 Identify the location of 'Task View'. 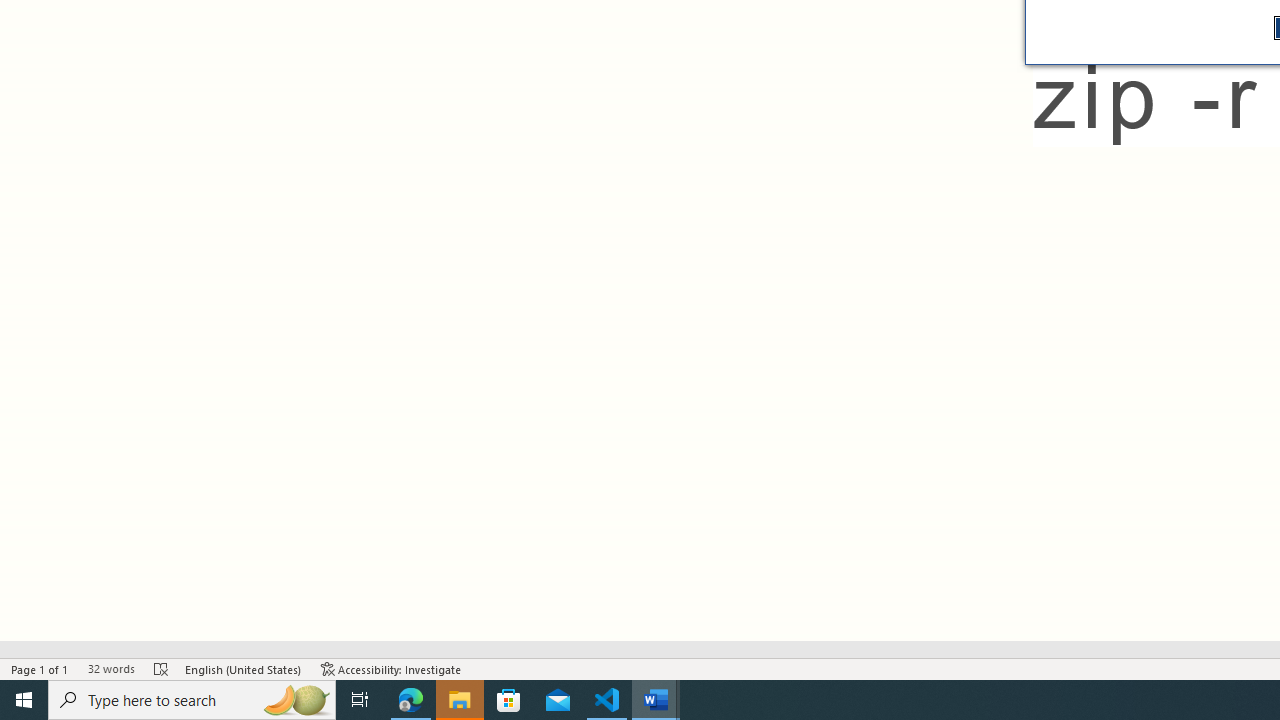
(359, 698).